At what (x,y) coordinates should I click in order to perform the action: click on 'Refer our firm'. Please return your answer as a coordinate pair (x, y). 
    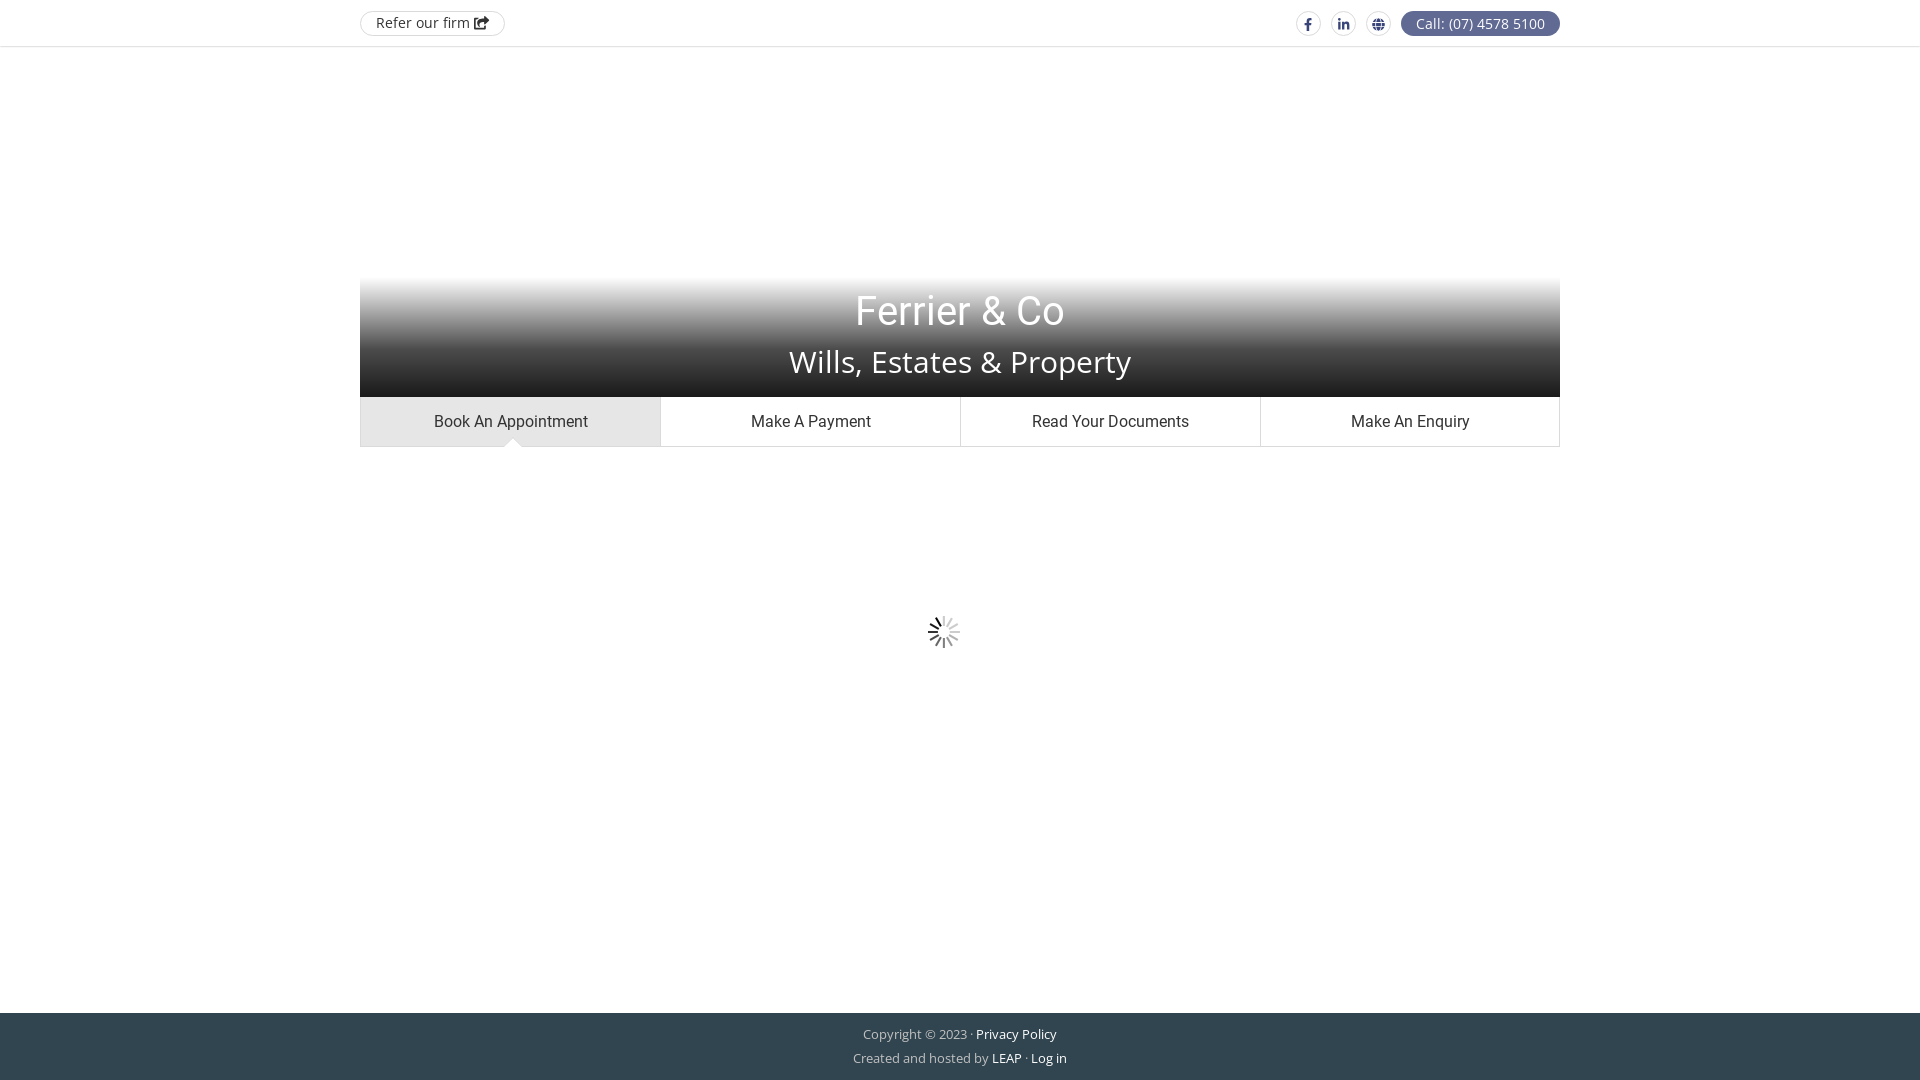
    Looking at the image, I should click on (431, 23).